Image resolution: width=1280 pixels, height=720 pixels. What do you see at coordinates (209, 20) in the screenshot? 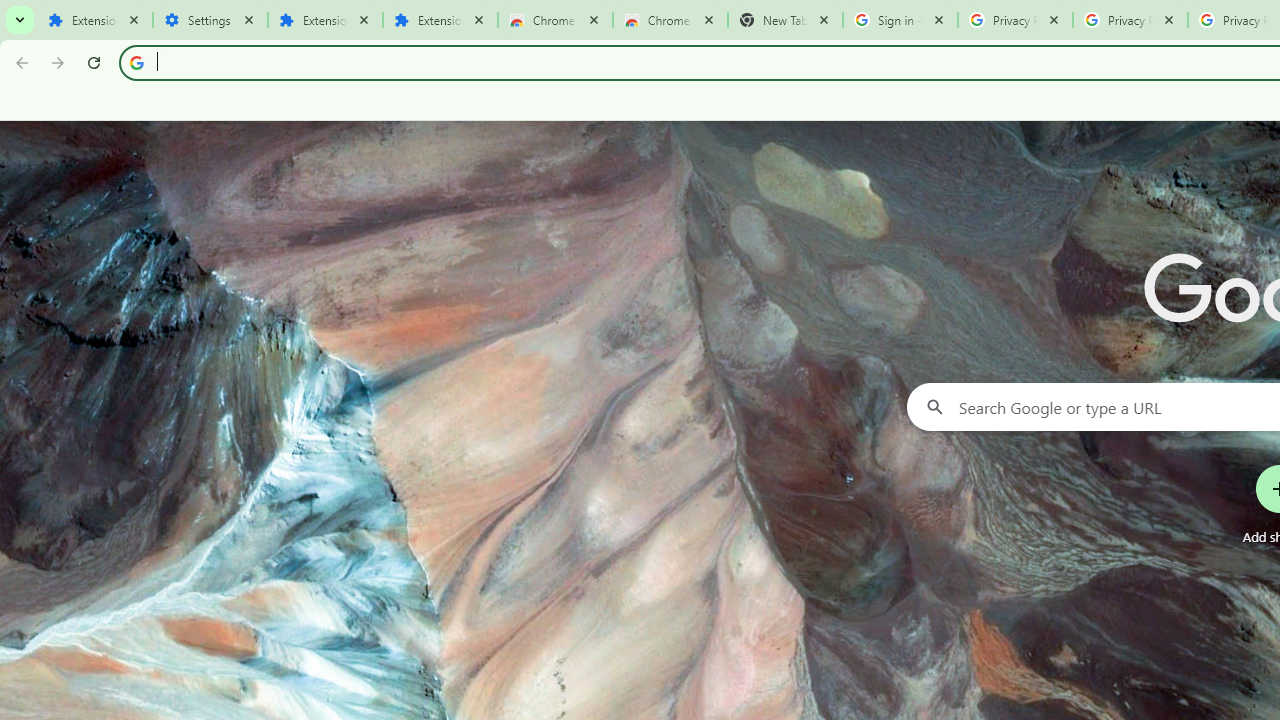
I see `'Settings'` at bounding box center [209, 20].